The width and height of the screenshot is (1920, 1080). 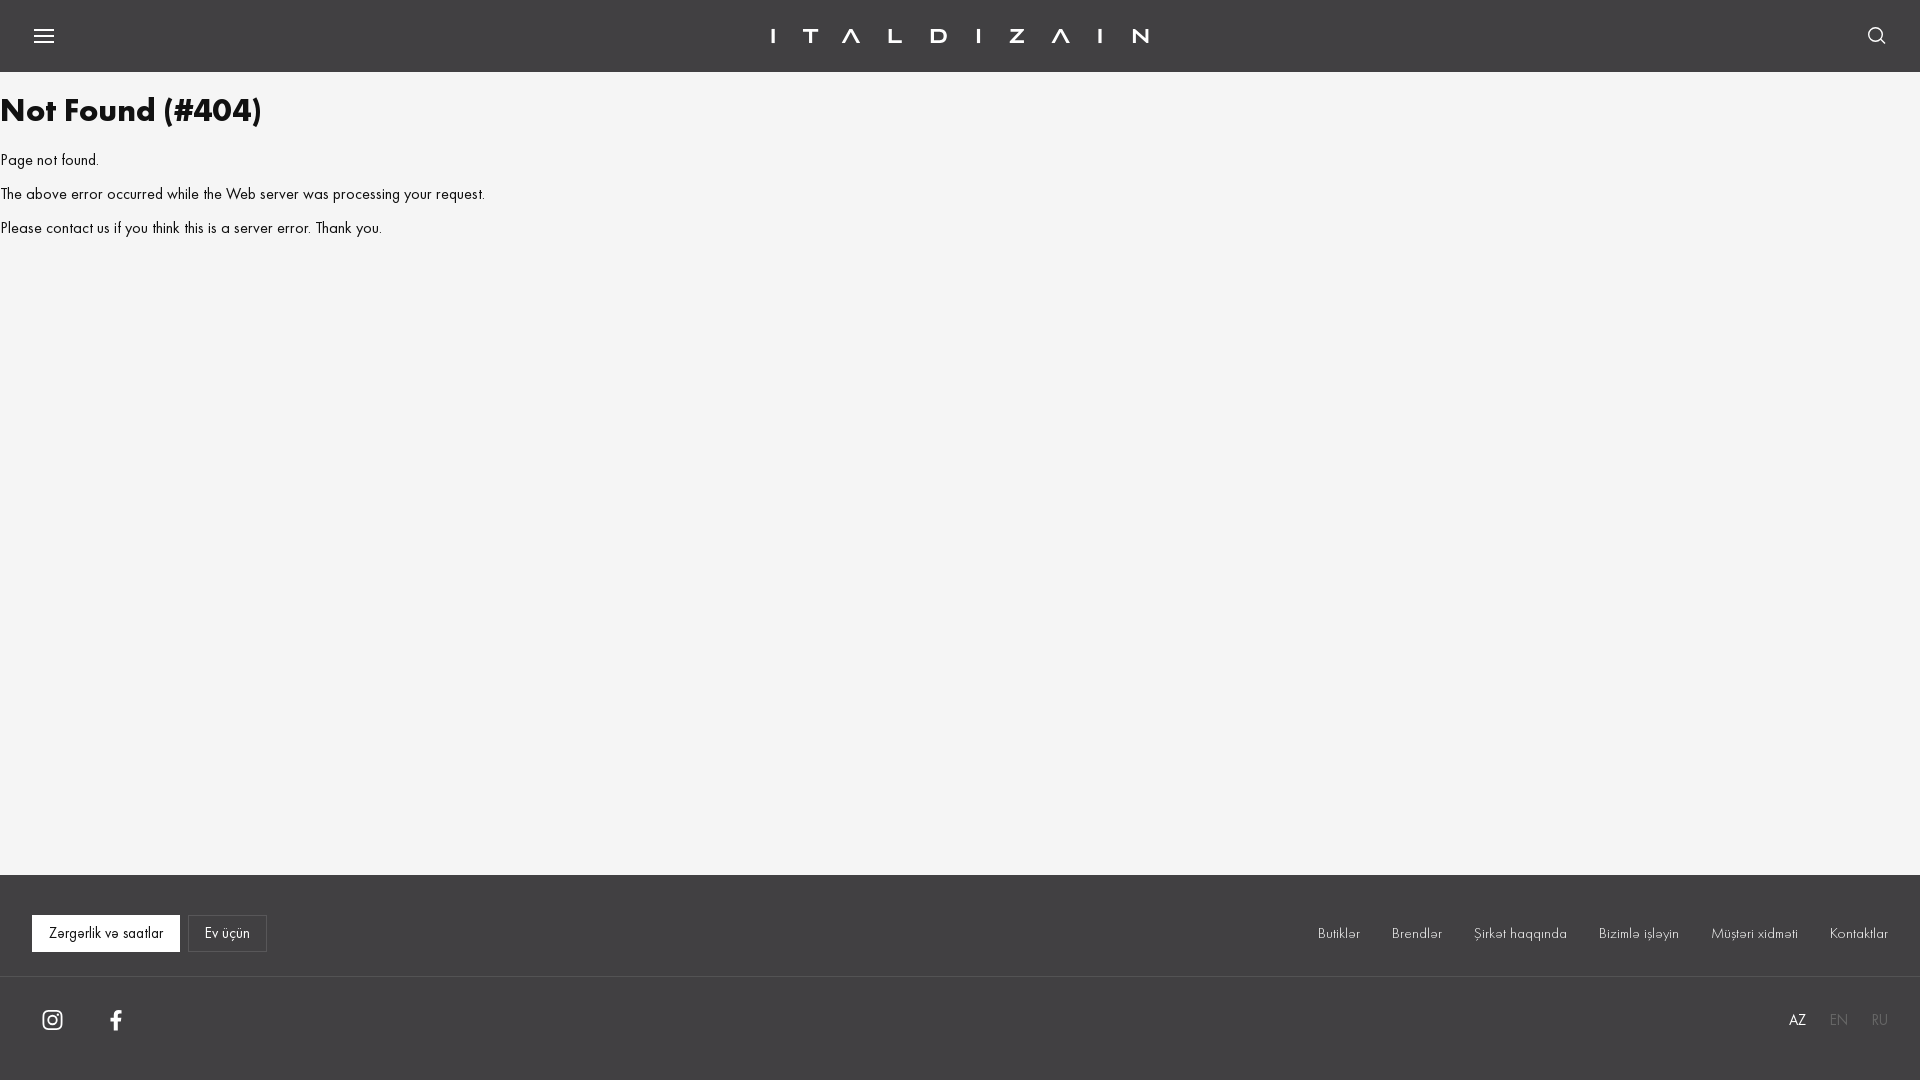 What do you see at coordinates (1879, 1020) in the screenshot?
I see `'RU'` at bounding box center [1879, 1020].